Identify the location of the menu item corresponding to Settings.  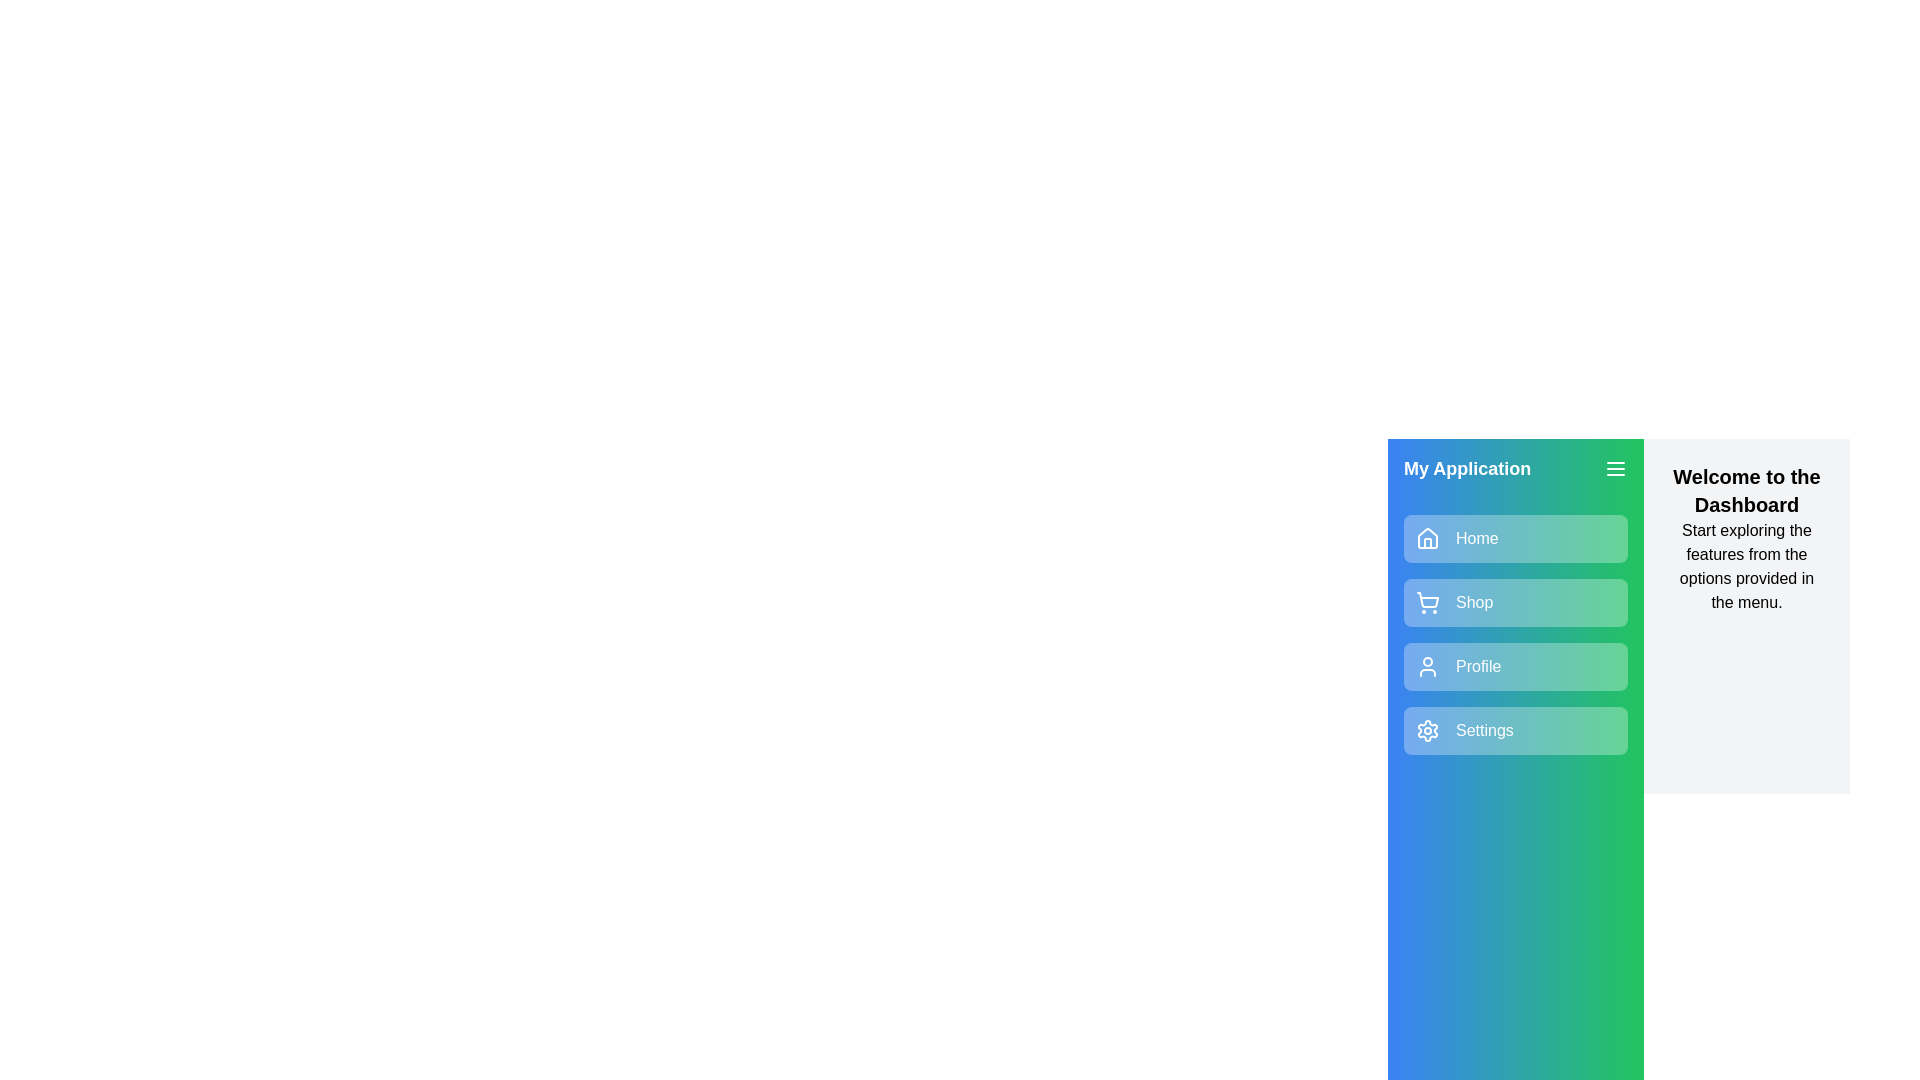
(1516, 731).